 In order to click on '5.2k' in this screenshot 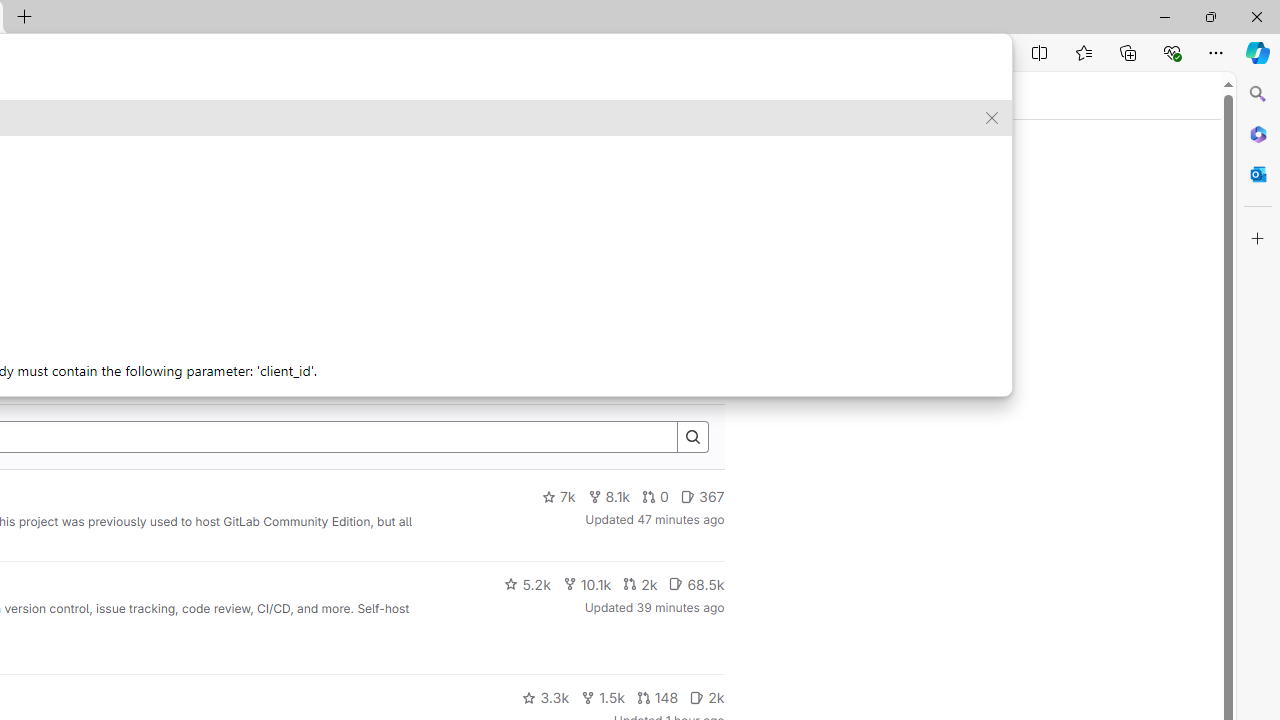, I will do `click(527, 583)`.